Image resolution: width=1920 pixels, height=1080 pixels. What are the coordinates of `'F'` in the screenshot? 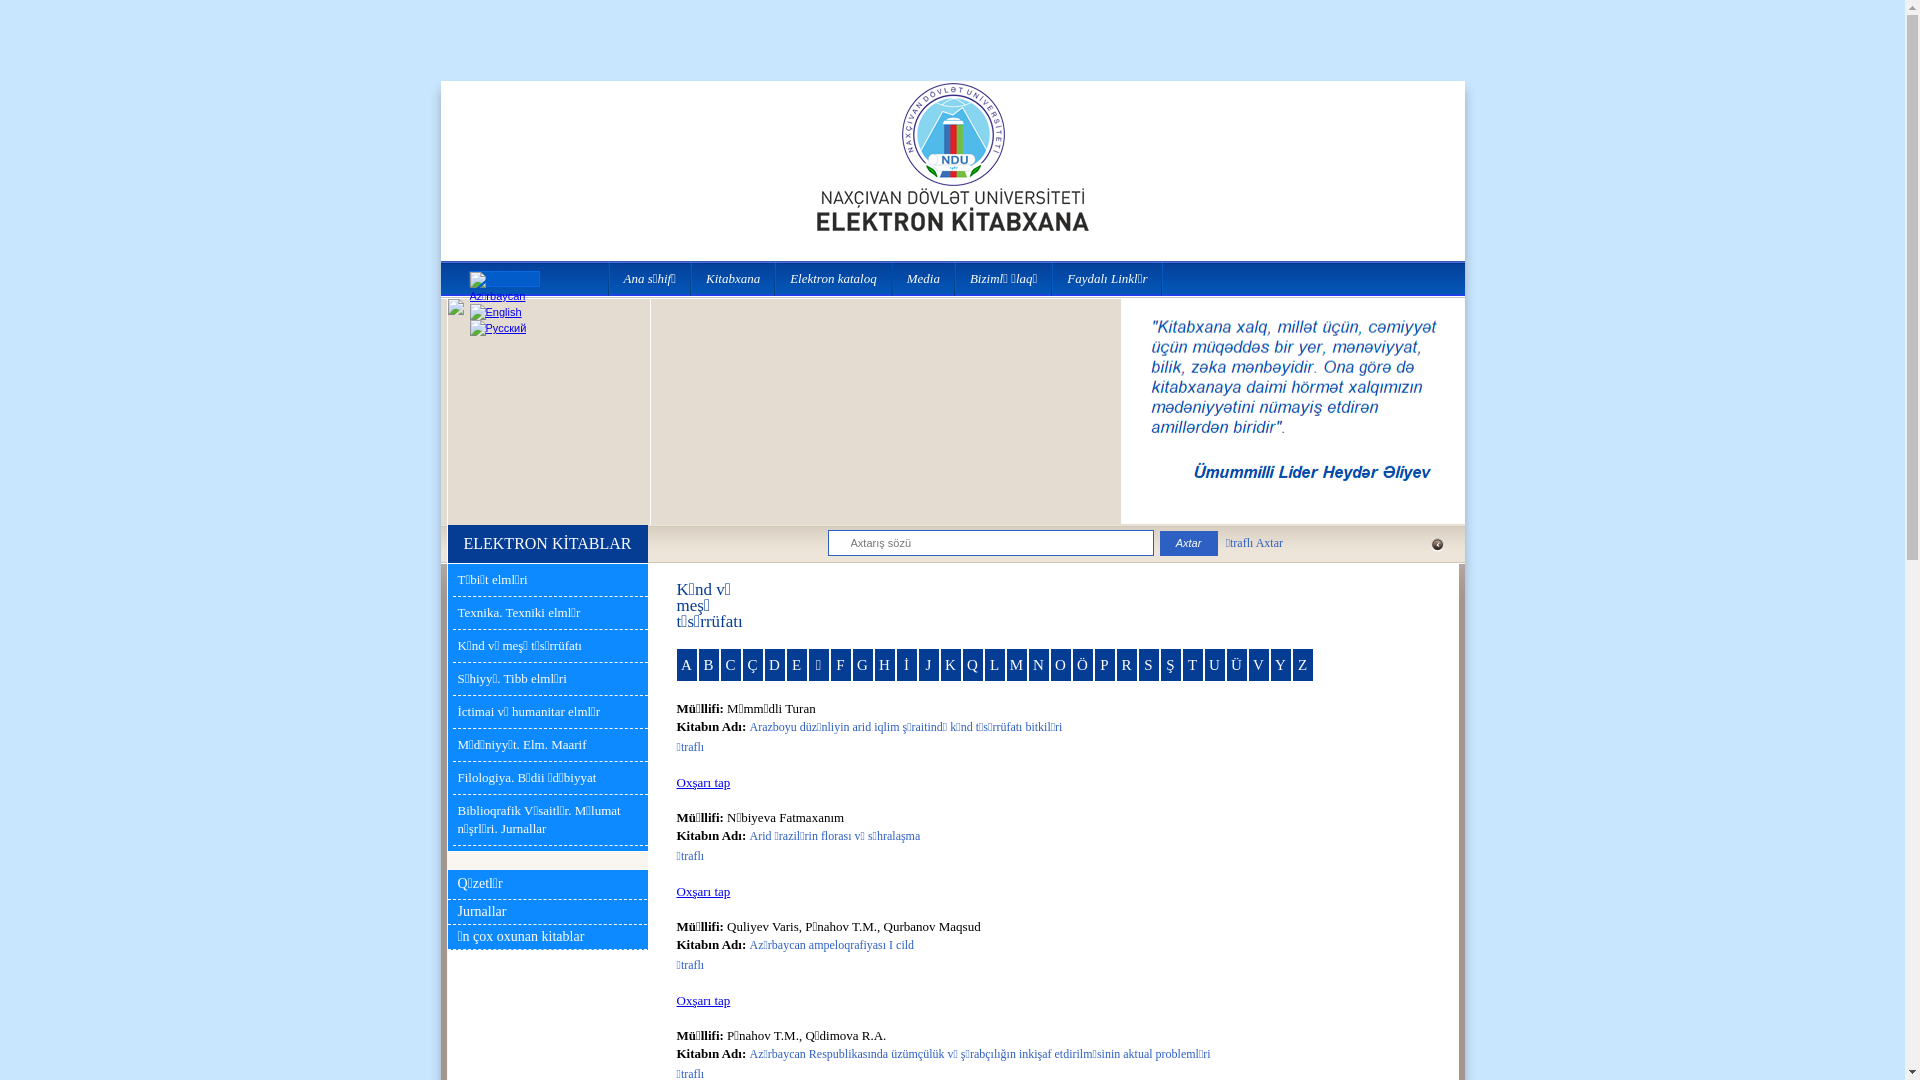 It's located at (835, 664).